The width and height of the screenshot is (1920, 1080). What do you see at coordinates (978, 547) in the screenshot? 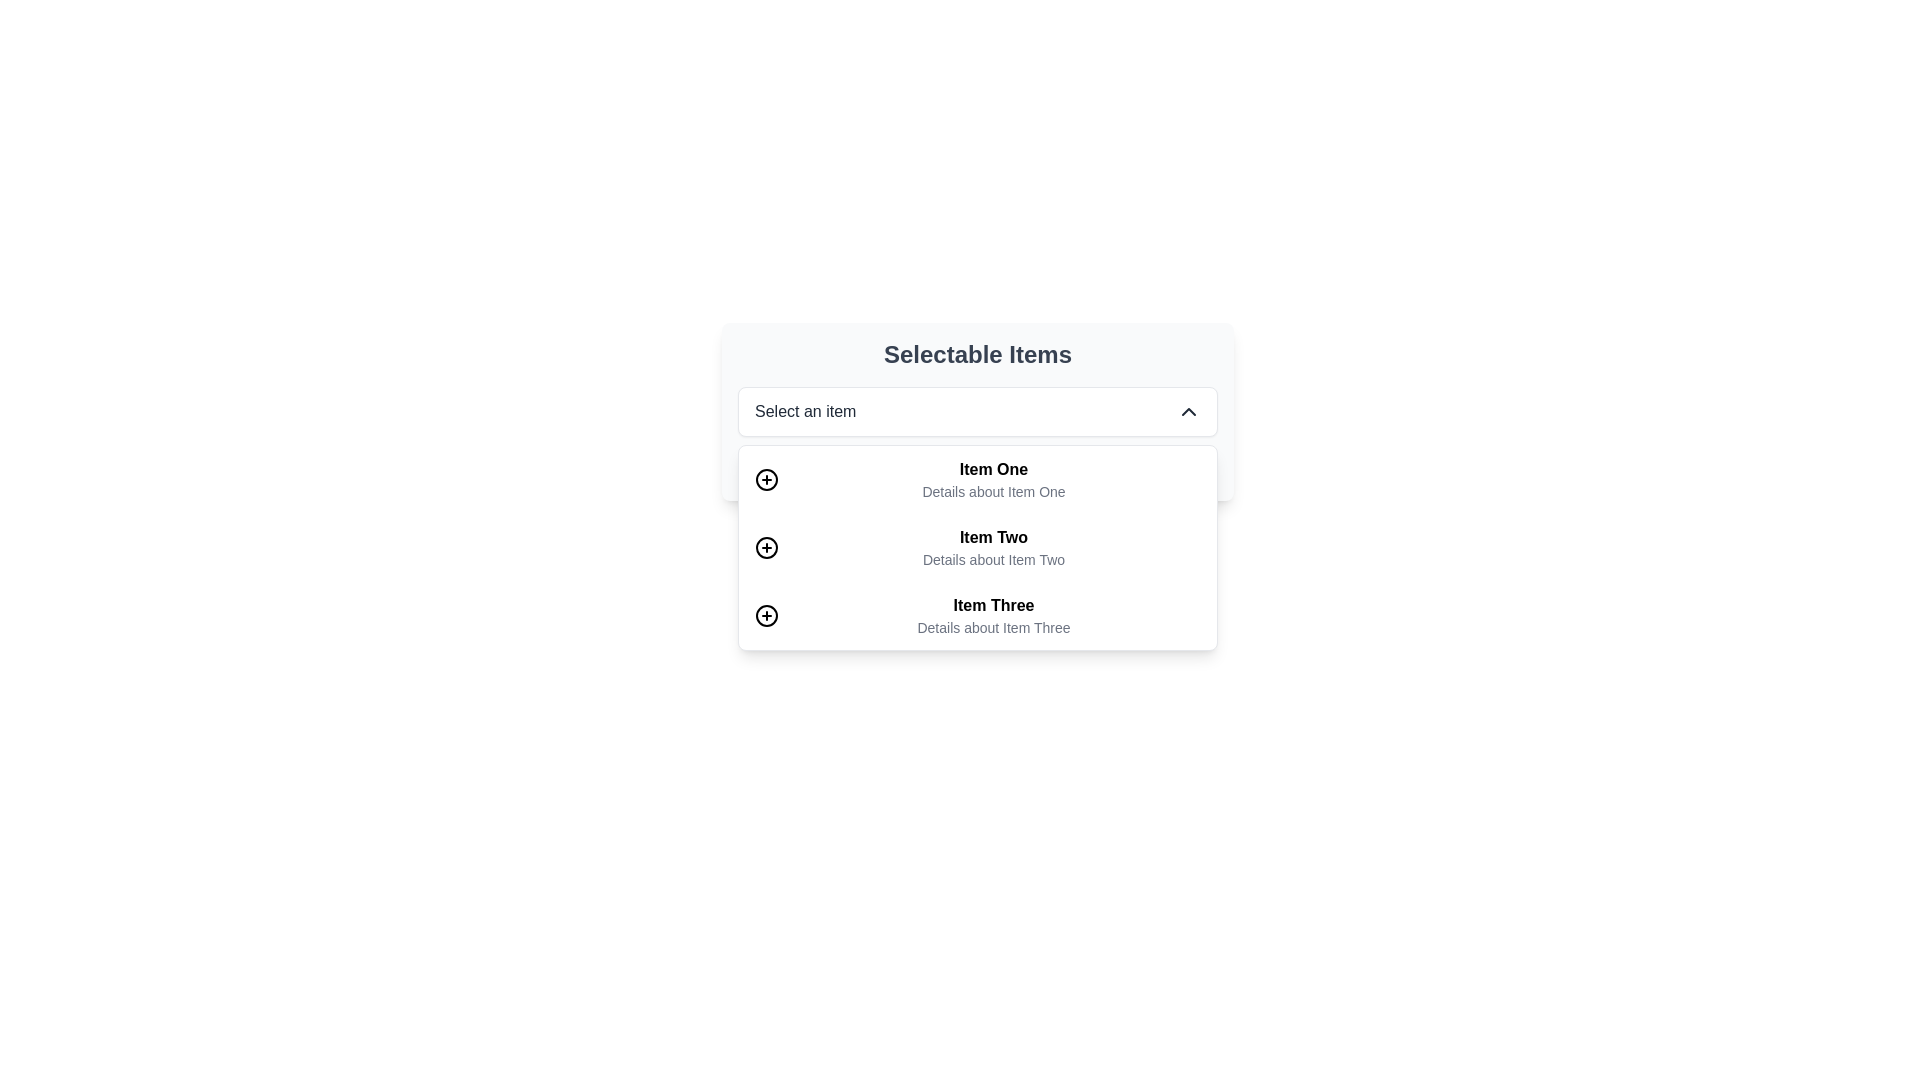
I see `the dropdown list item with the bold title 'Item Two' and the gray description 'Details about Item Two'` at bounding box center [978, 547].